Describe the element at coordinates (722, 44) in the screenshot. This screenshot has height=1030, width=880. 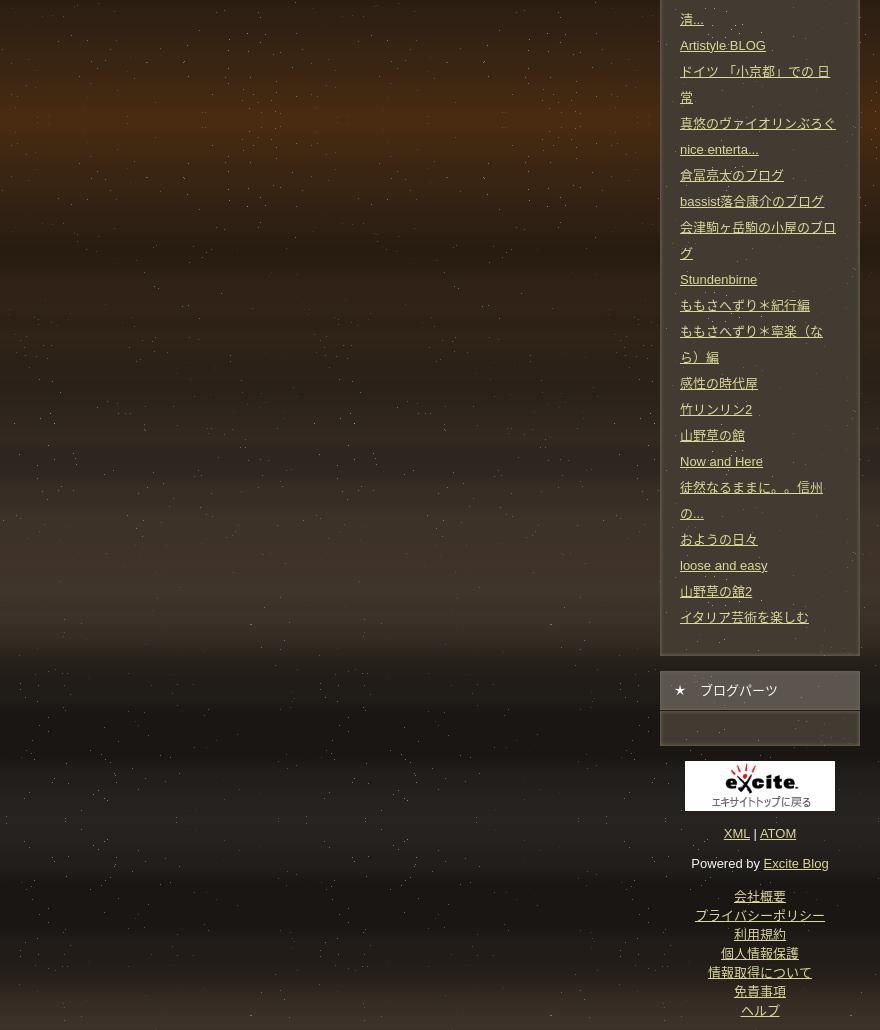
I see `'Artistyle BLOG'` at that location.